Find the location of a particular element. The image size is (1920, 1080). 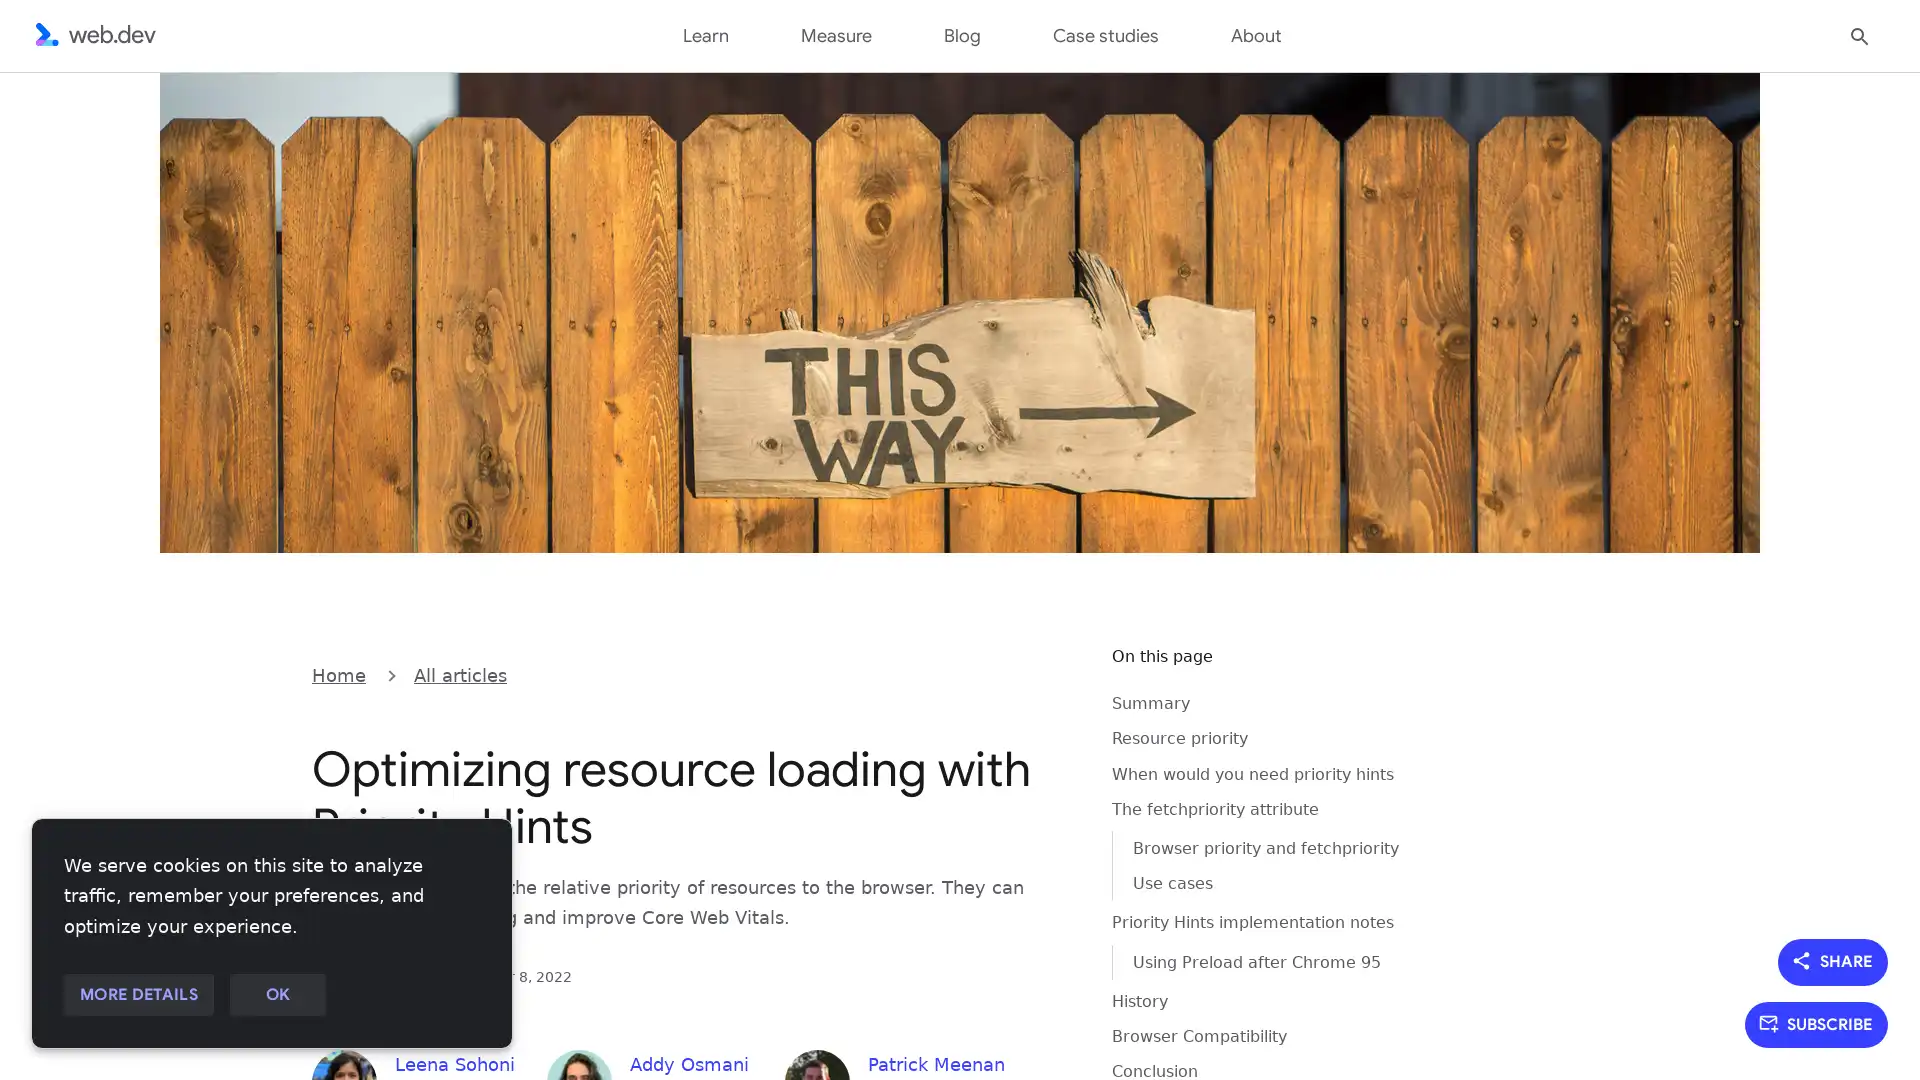

Open search is located at coordinates (1859, 34).